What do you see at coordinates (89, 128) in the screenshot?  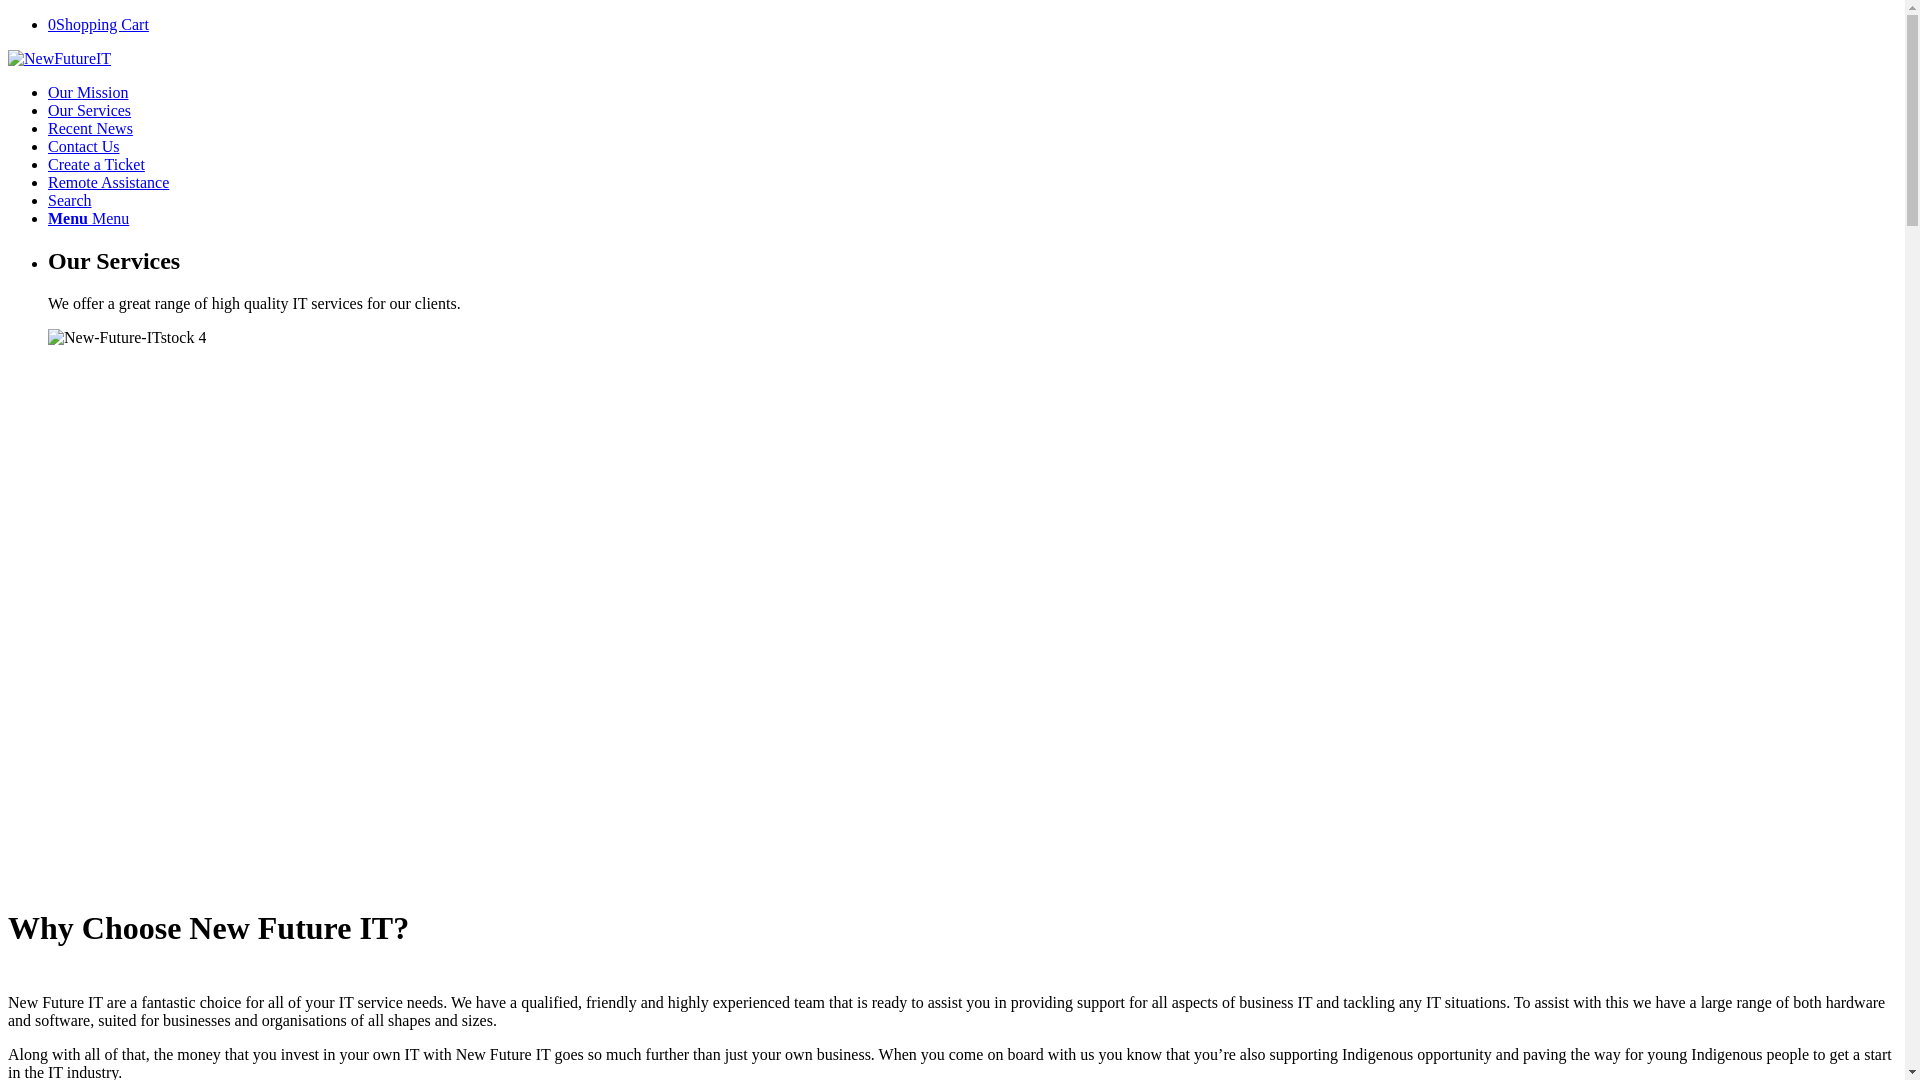 I see `'Recent News'` at bounding box center [89, 128].